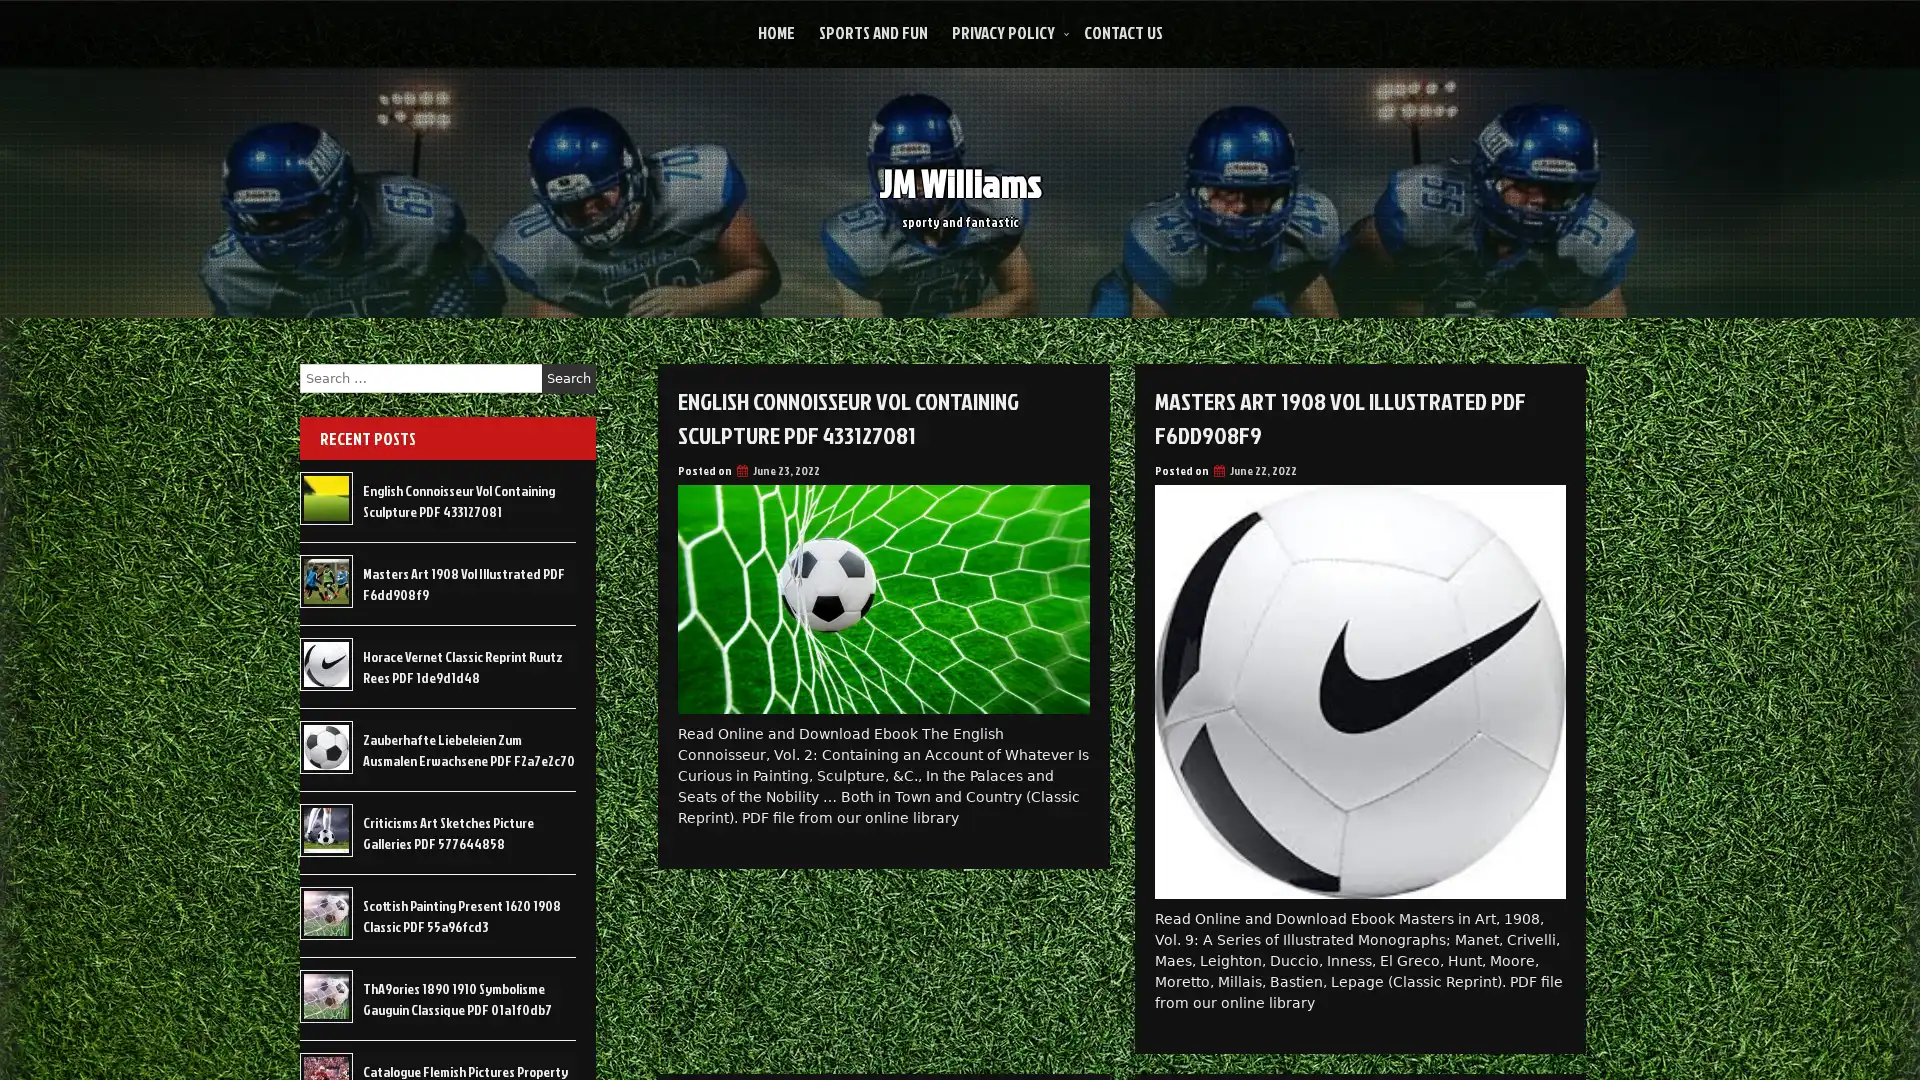 Image resolution: width=1920 pixels, height=1080 pixels. Describe the element at coordinates (568, 378) in the screenshot. I see `Search` at that location.